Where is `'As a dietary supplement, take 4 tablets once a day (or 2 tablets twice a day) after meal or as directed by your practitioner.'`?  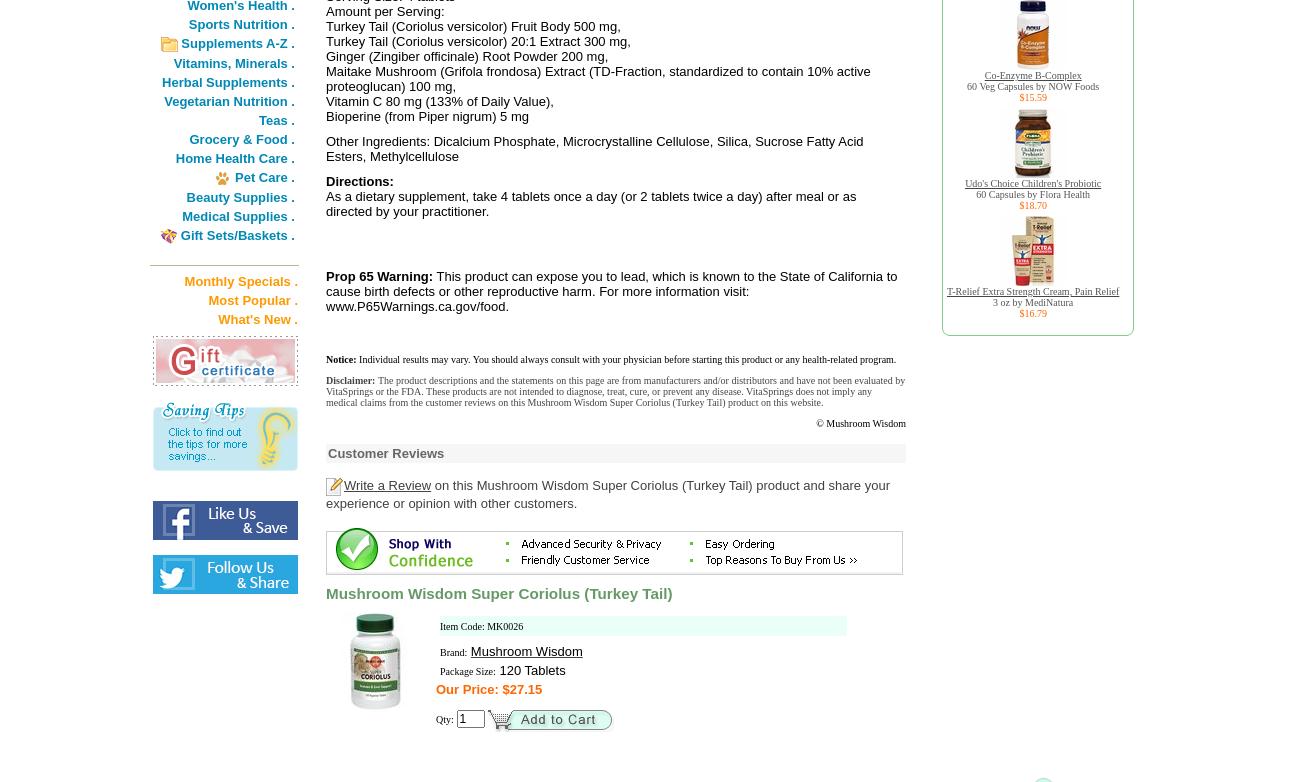
'As a dietary supplement, take 4 tablets once a day (or 2 tablets twice a day) after meal or as directed by your practitioner.' is located at coordinates (589, 203).